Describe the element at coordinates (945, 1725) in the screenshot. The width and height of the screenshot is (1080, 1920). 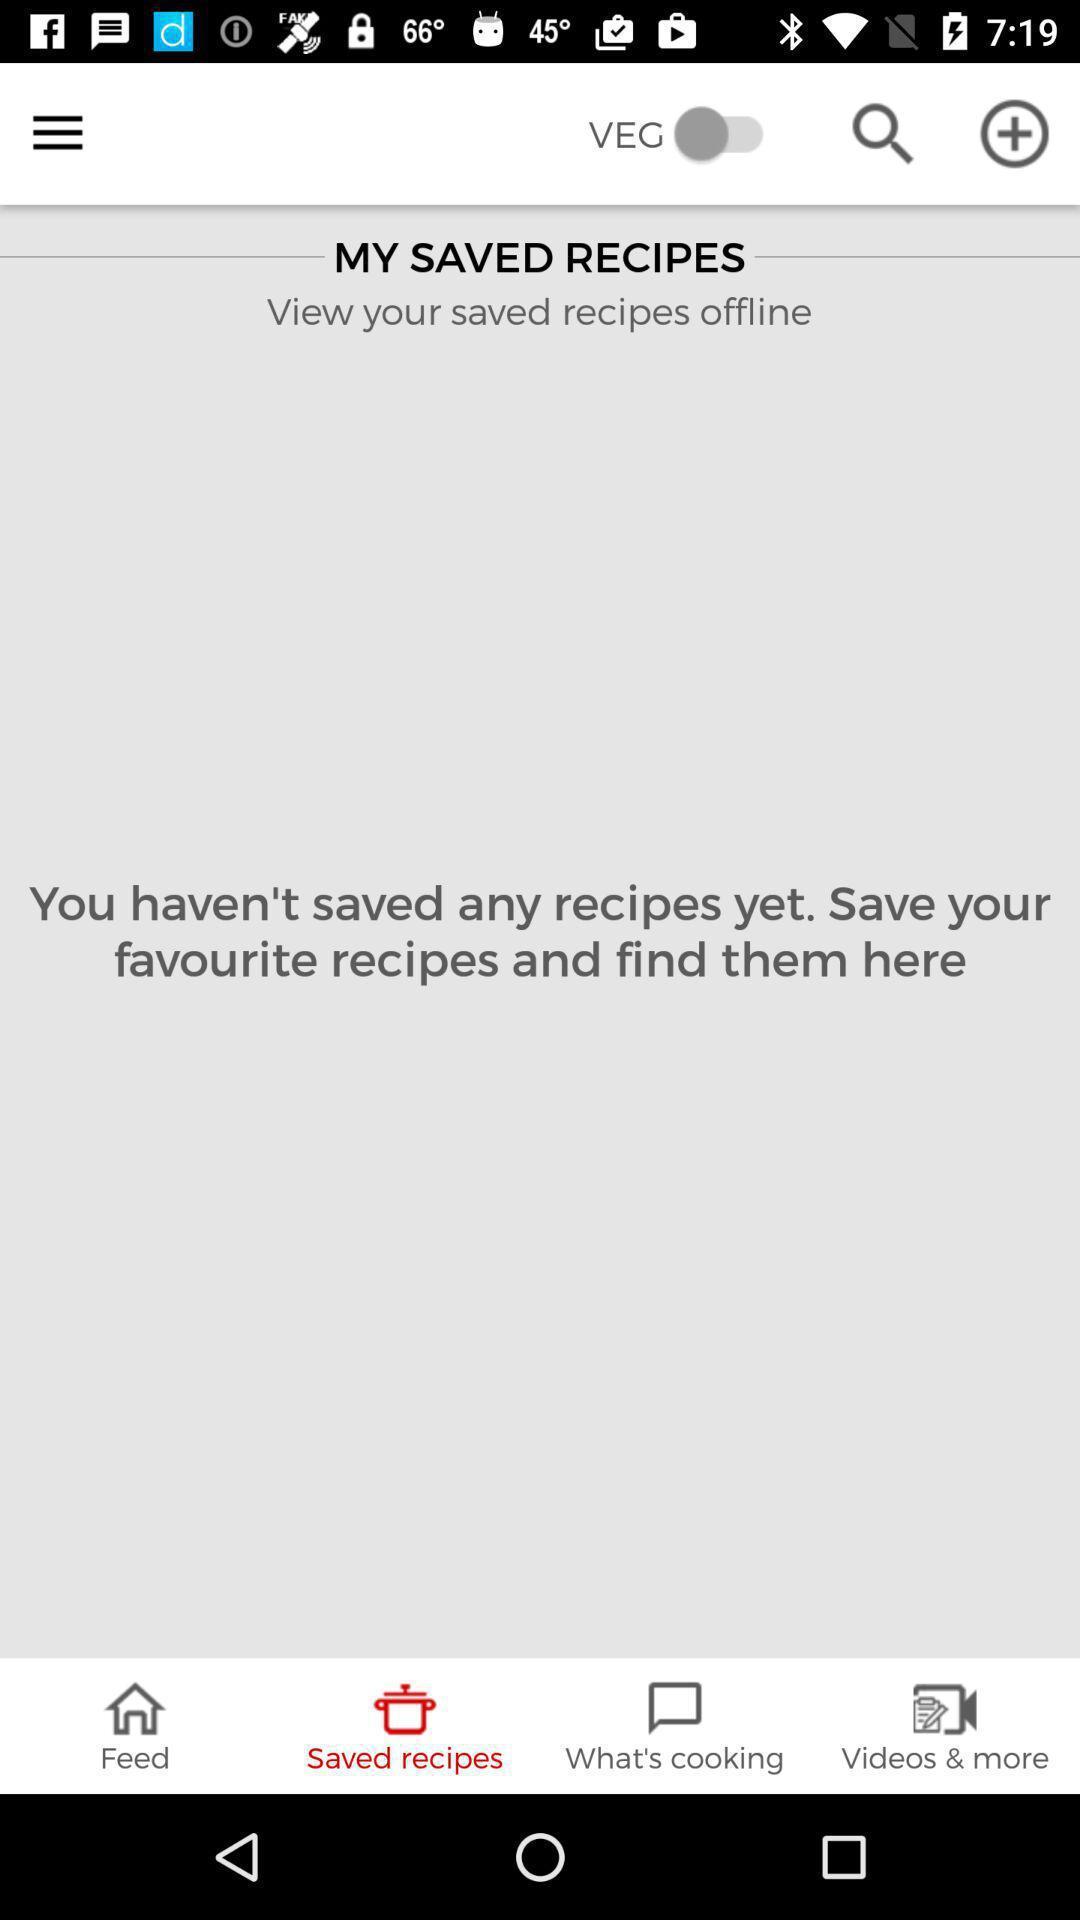
I see `item to the right of the what's cooking item` at that location.